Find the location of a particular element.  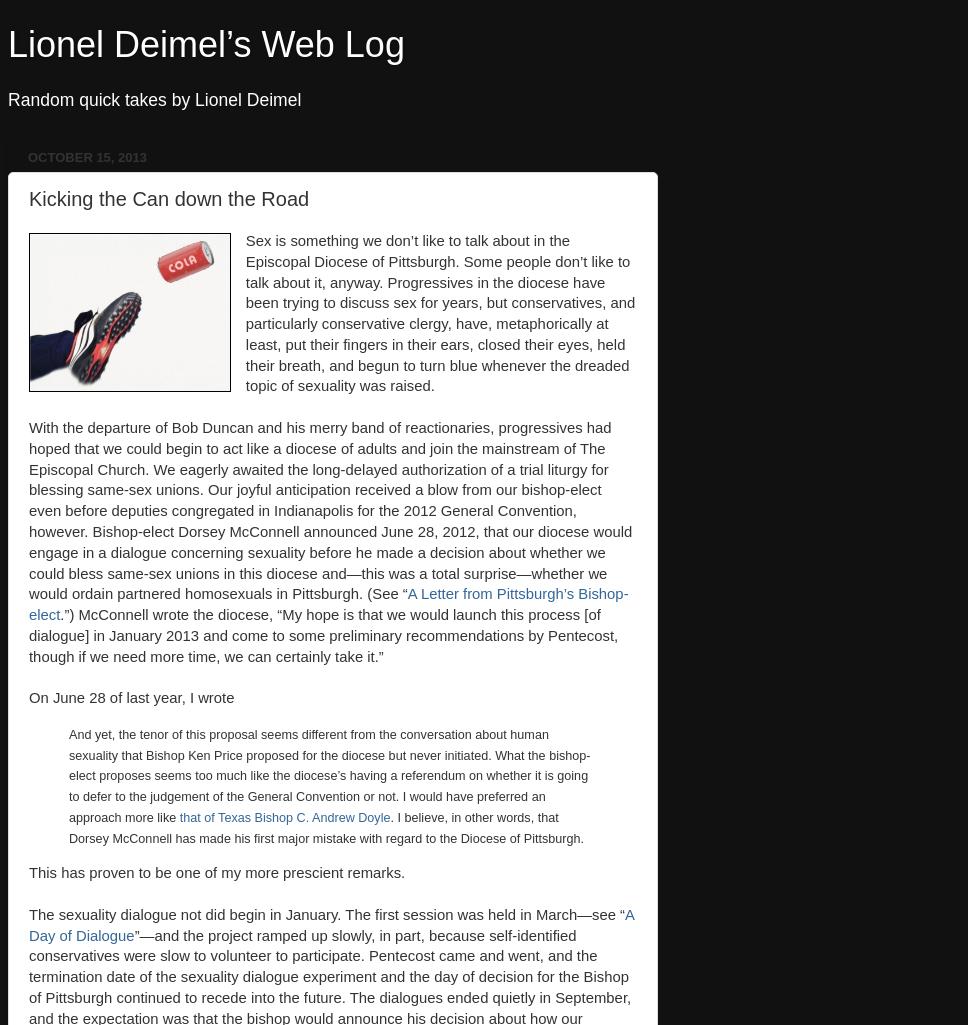

'On June 28 of last year, I wrote' is located at coordinates (130, 698).